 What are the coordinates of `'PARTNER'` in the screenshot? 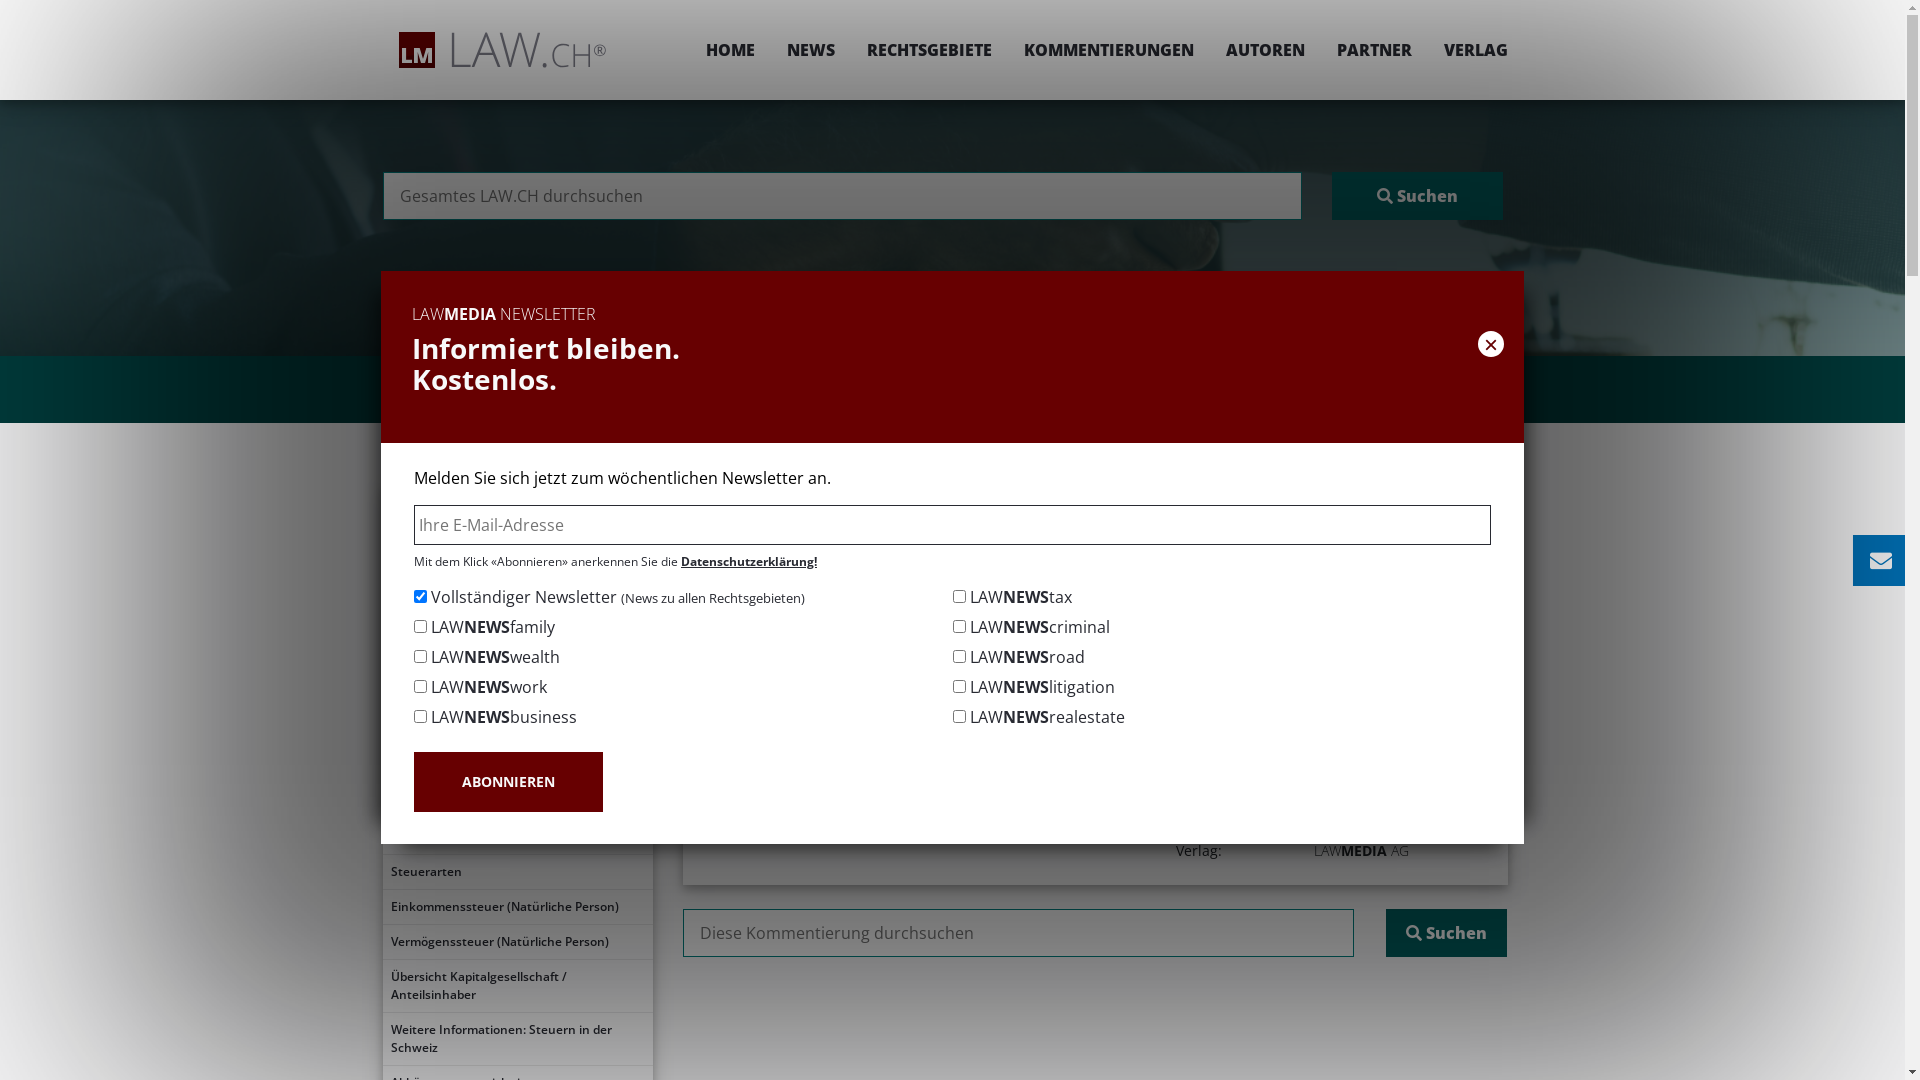 It's located at (1320, 49).